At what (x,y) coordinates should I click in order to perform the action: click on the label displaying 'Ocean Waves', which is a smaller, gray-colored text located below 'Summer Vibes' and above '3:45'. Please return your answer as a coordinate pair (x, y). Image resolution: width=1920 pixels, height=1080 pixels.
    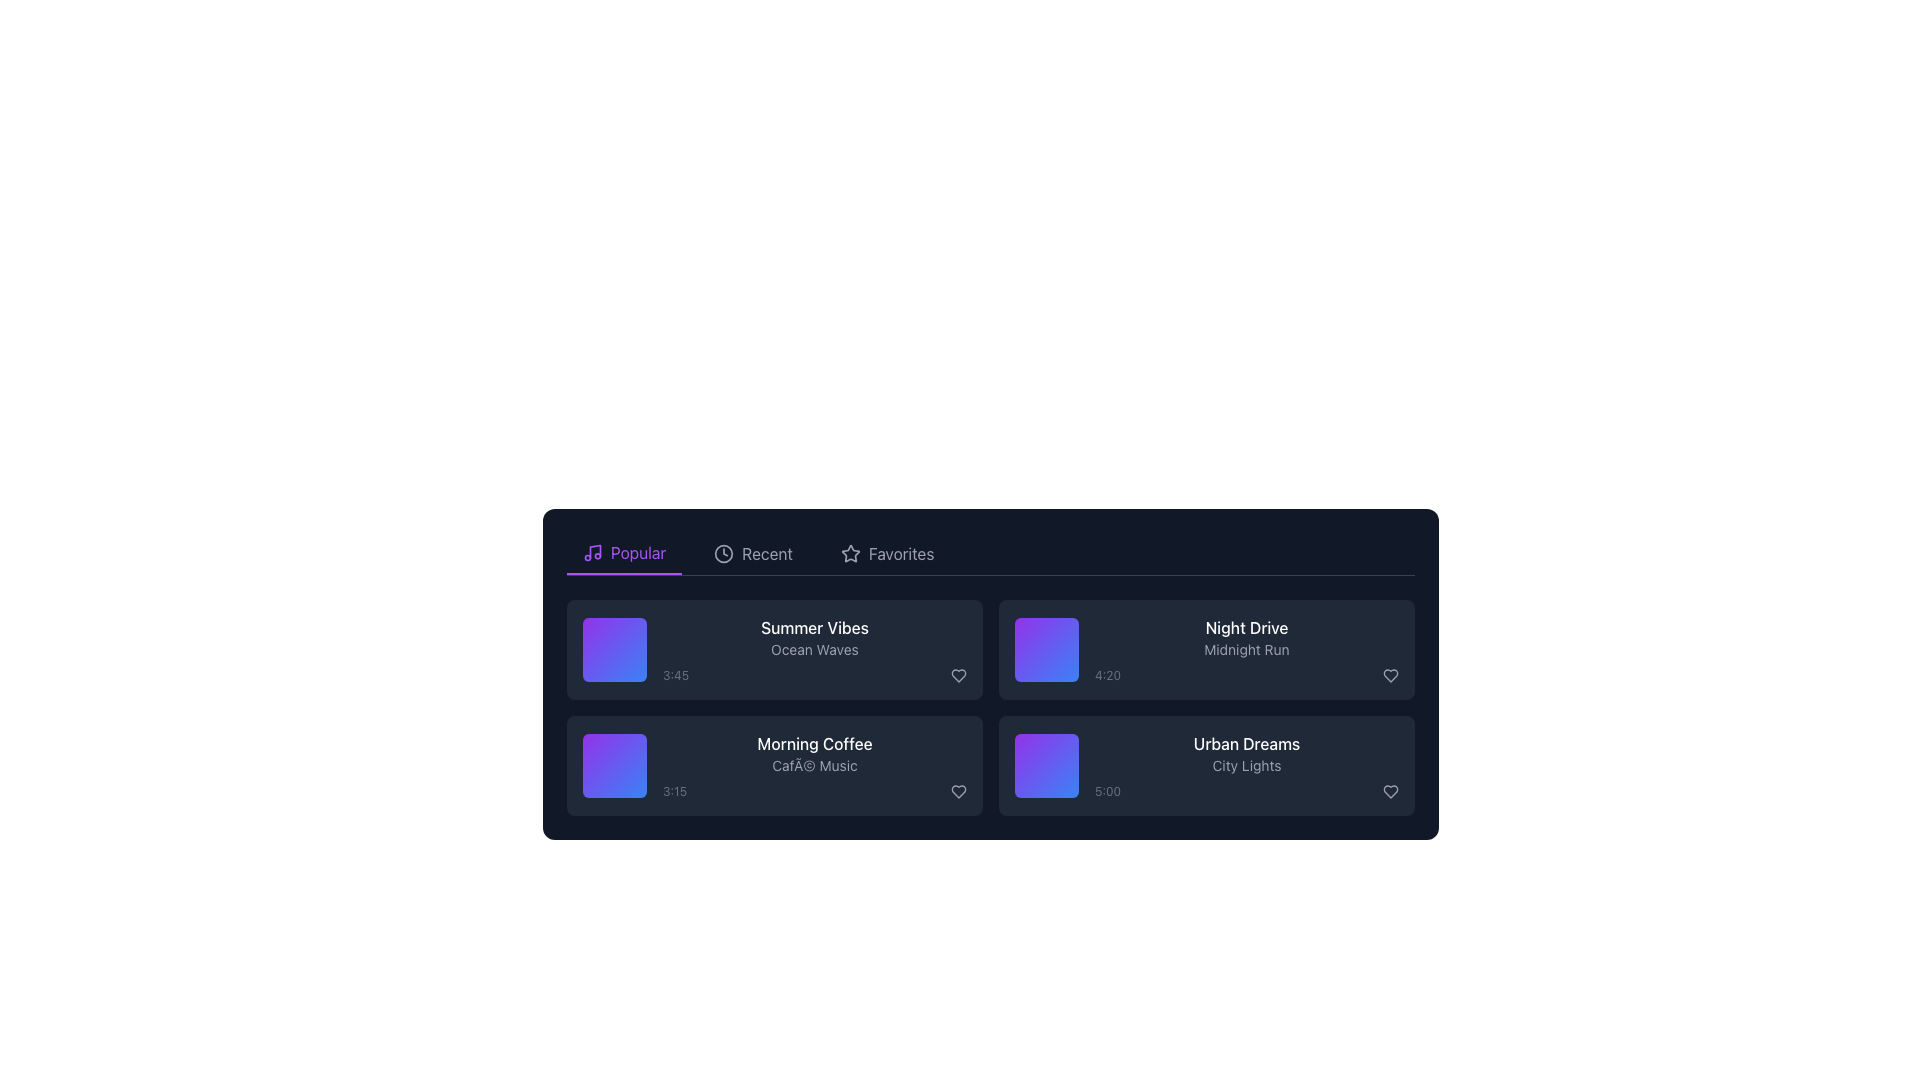
    Looking at the image, I should click on (815, 650).